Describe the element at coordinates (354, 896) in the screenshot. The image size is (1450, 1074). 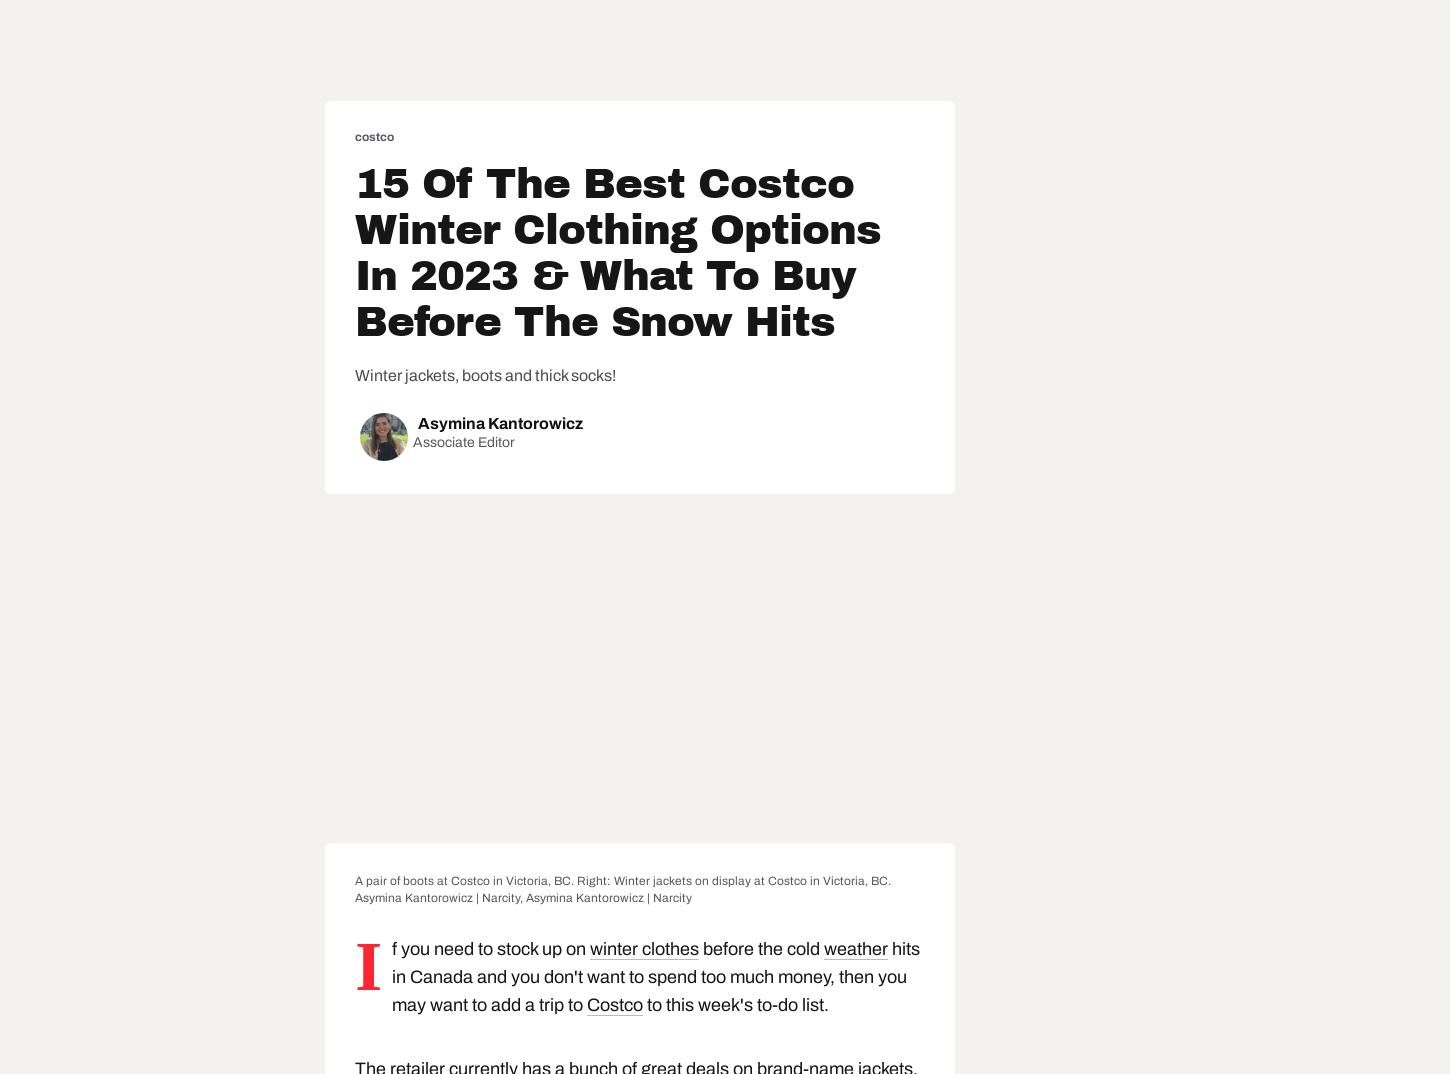
I see `'Asymina Kantorowicz | Narcity, Asymina Kantorowicz | Narcity'` at that location.